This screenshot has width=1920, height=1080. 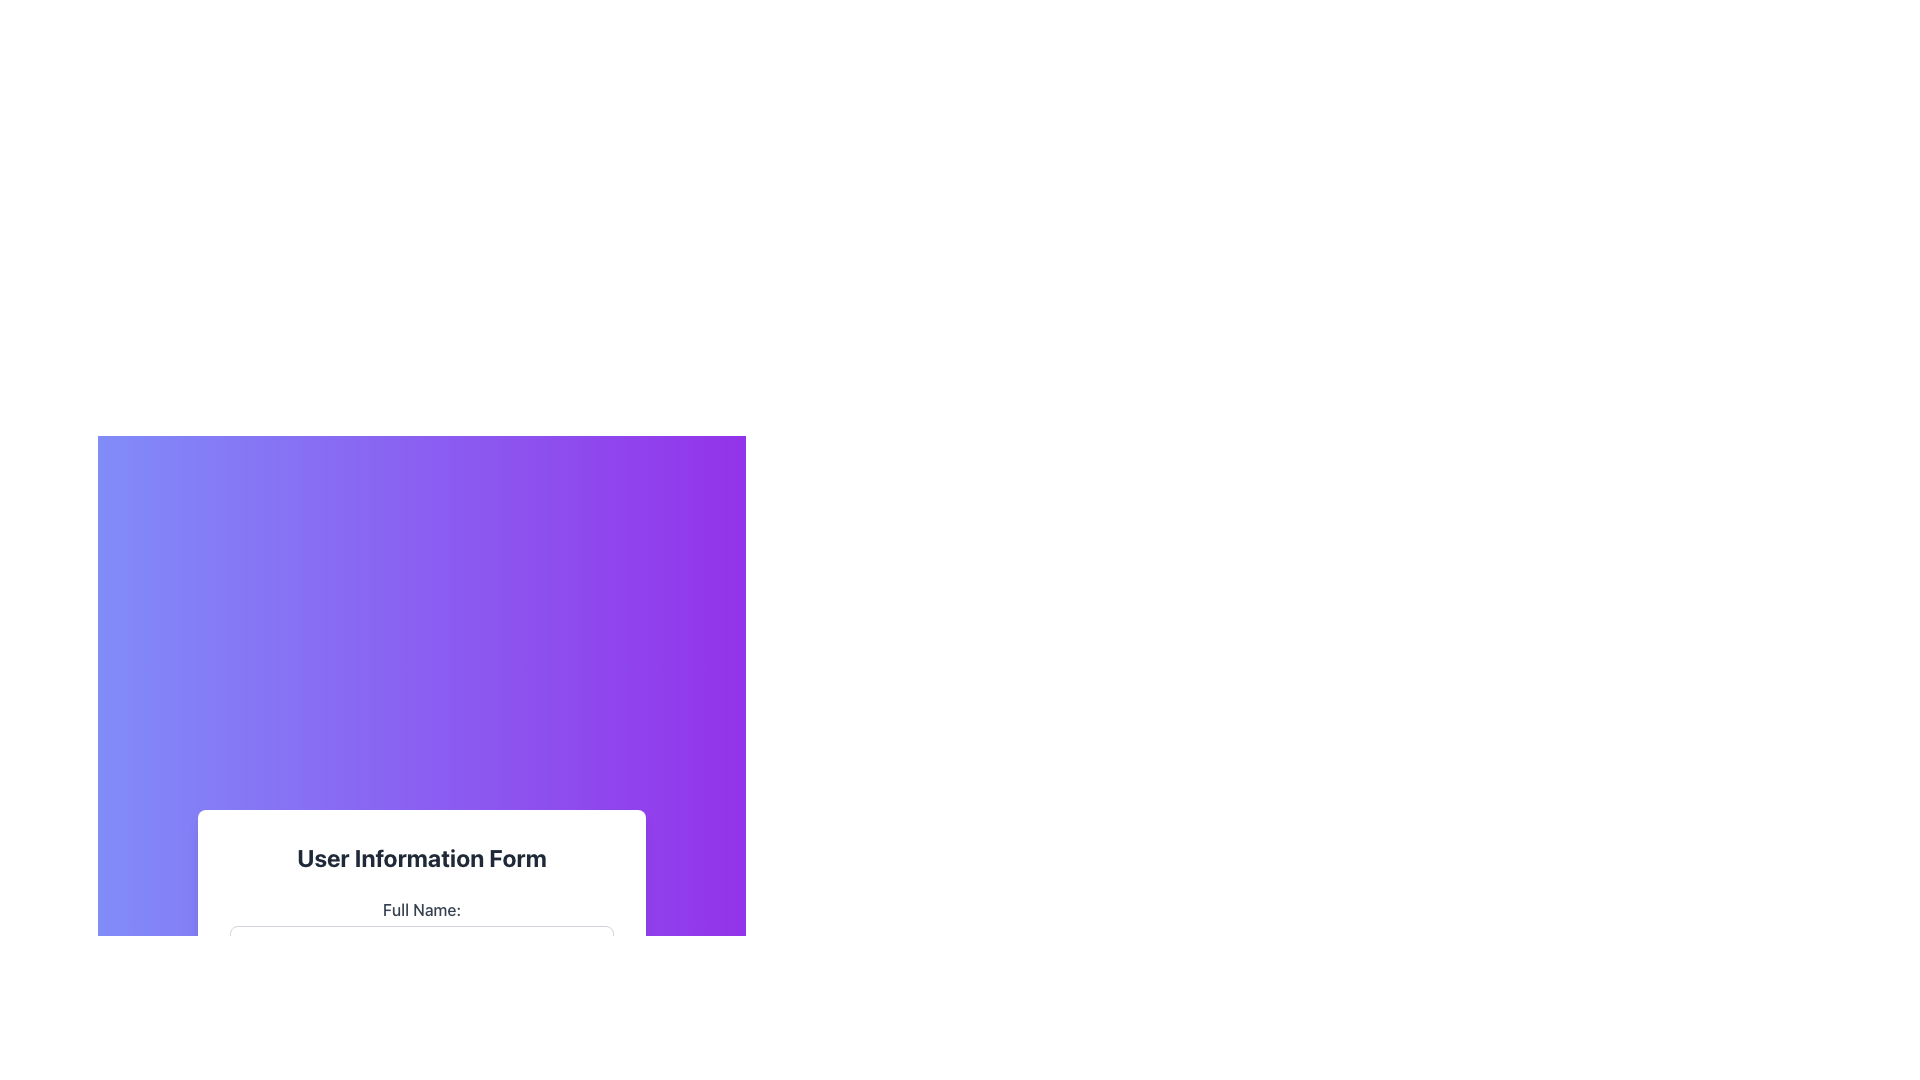 I want to click on text label 'Full Name:' which is styled in bold gray font, located above the input field for the user's full name in the 'User Information Form', so click(x=421, y=910).